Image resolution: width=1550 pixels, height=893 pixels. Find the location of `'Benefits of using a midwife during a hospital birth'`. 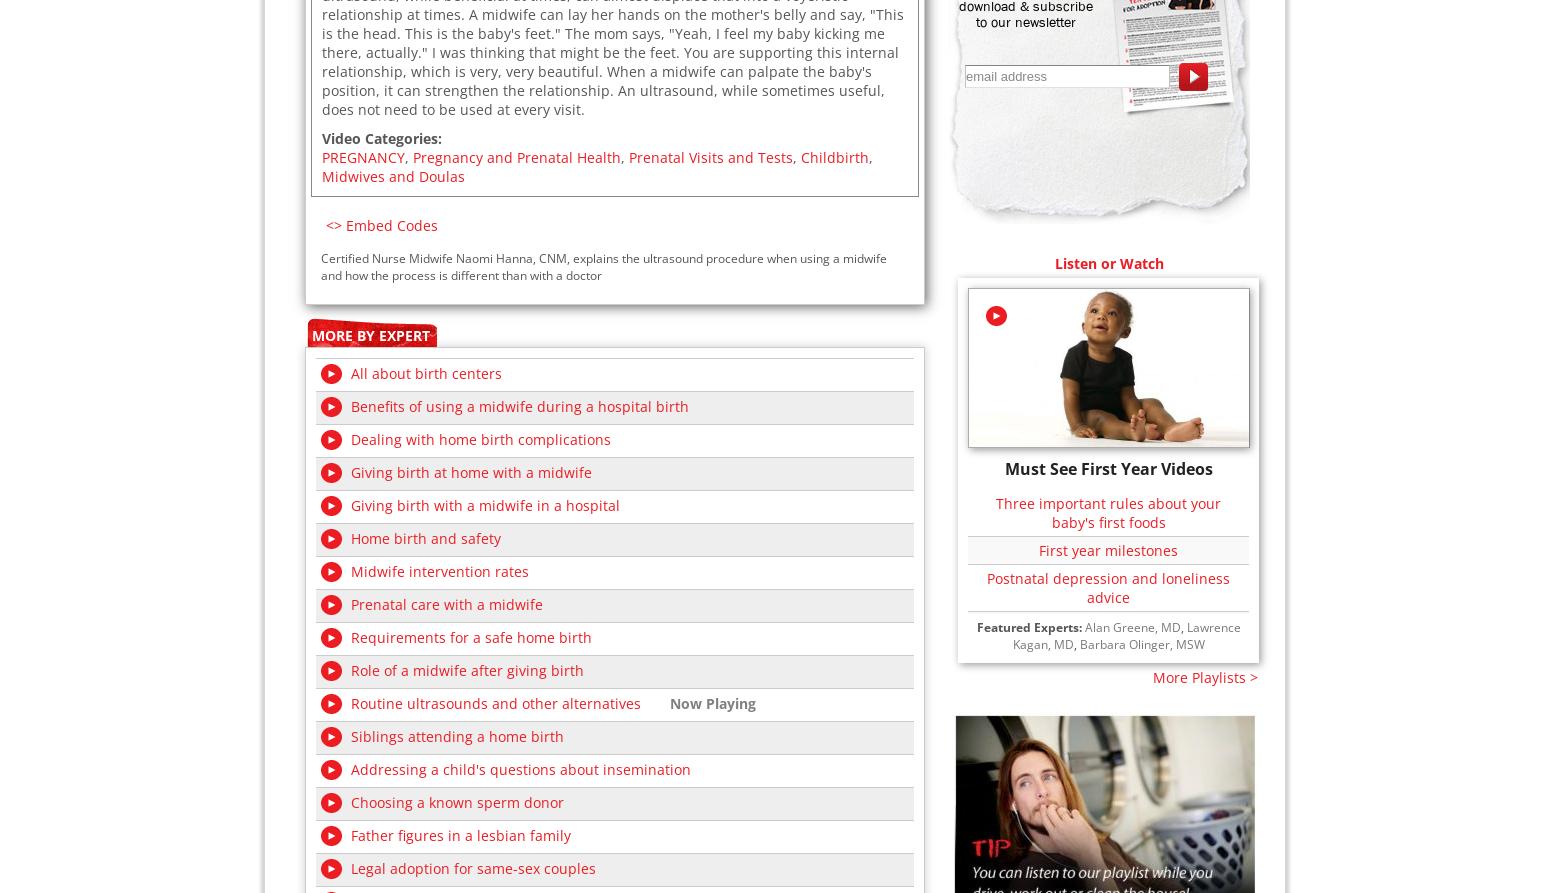

'Benefits of using a midwife during a hospital birth' is located at coordinates (519, 405).